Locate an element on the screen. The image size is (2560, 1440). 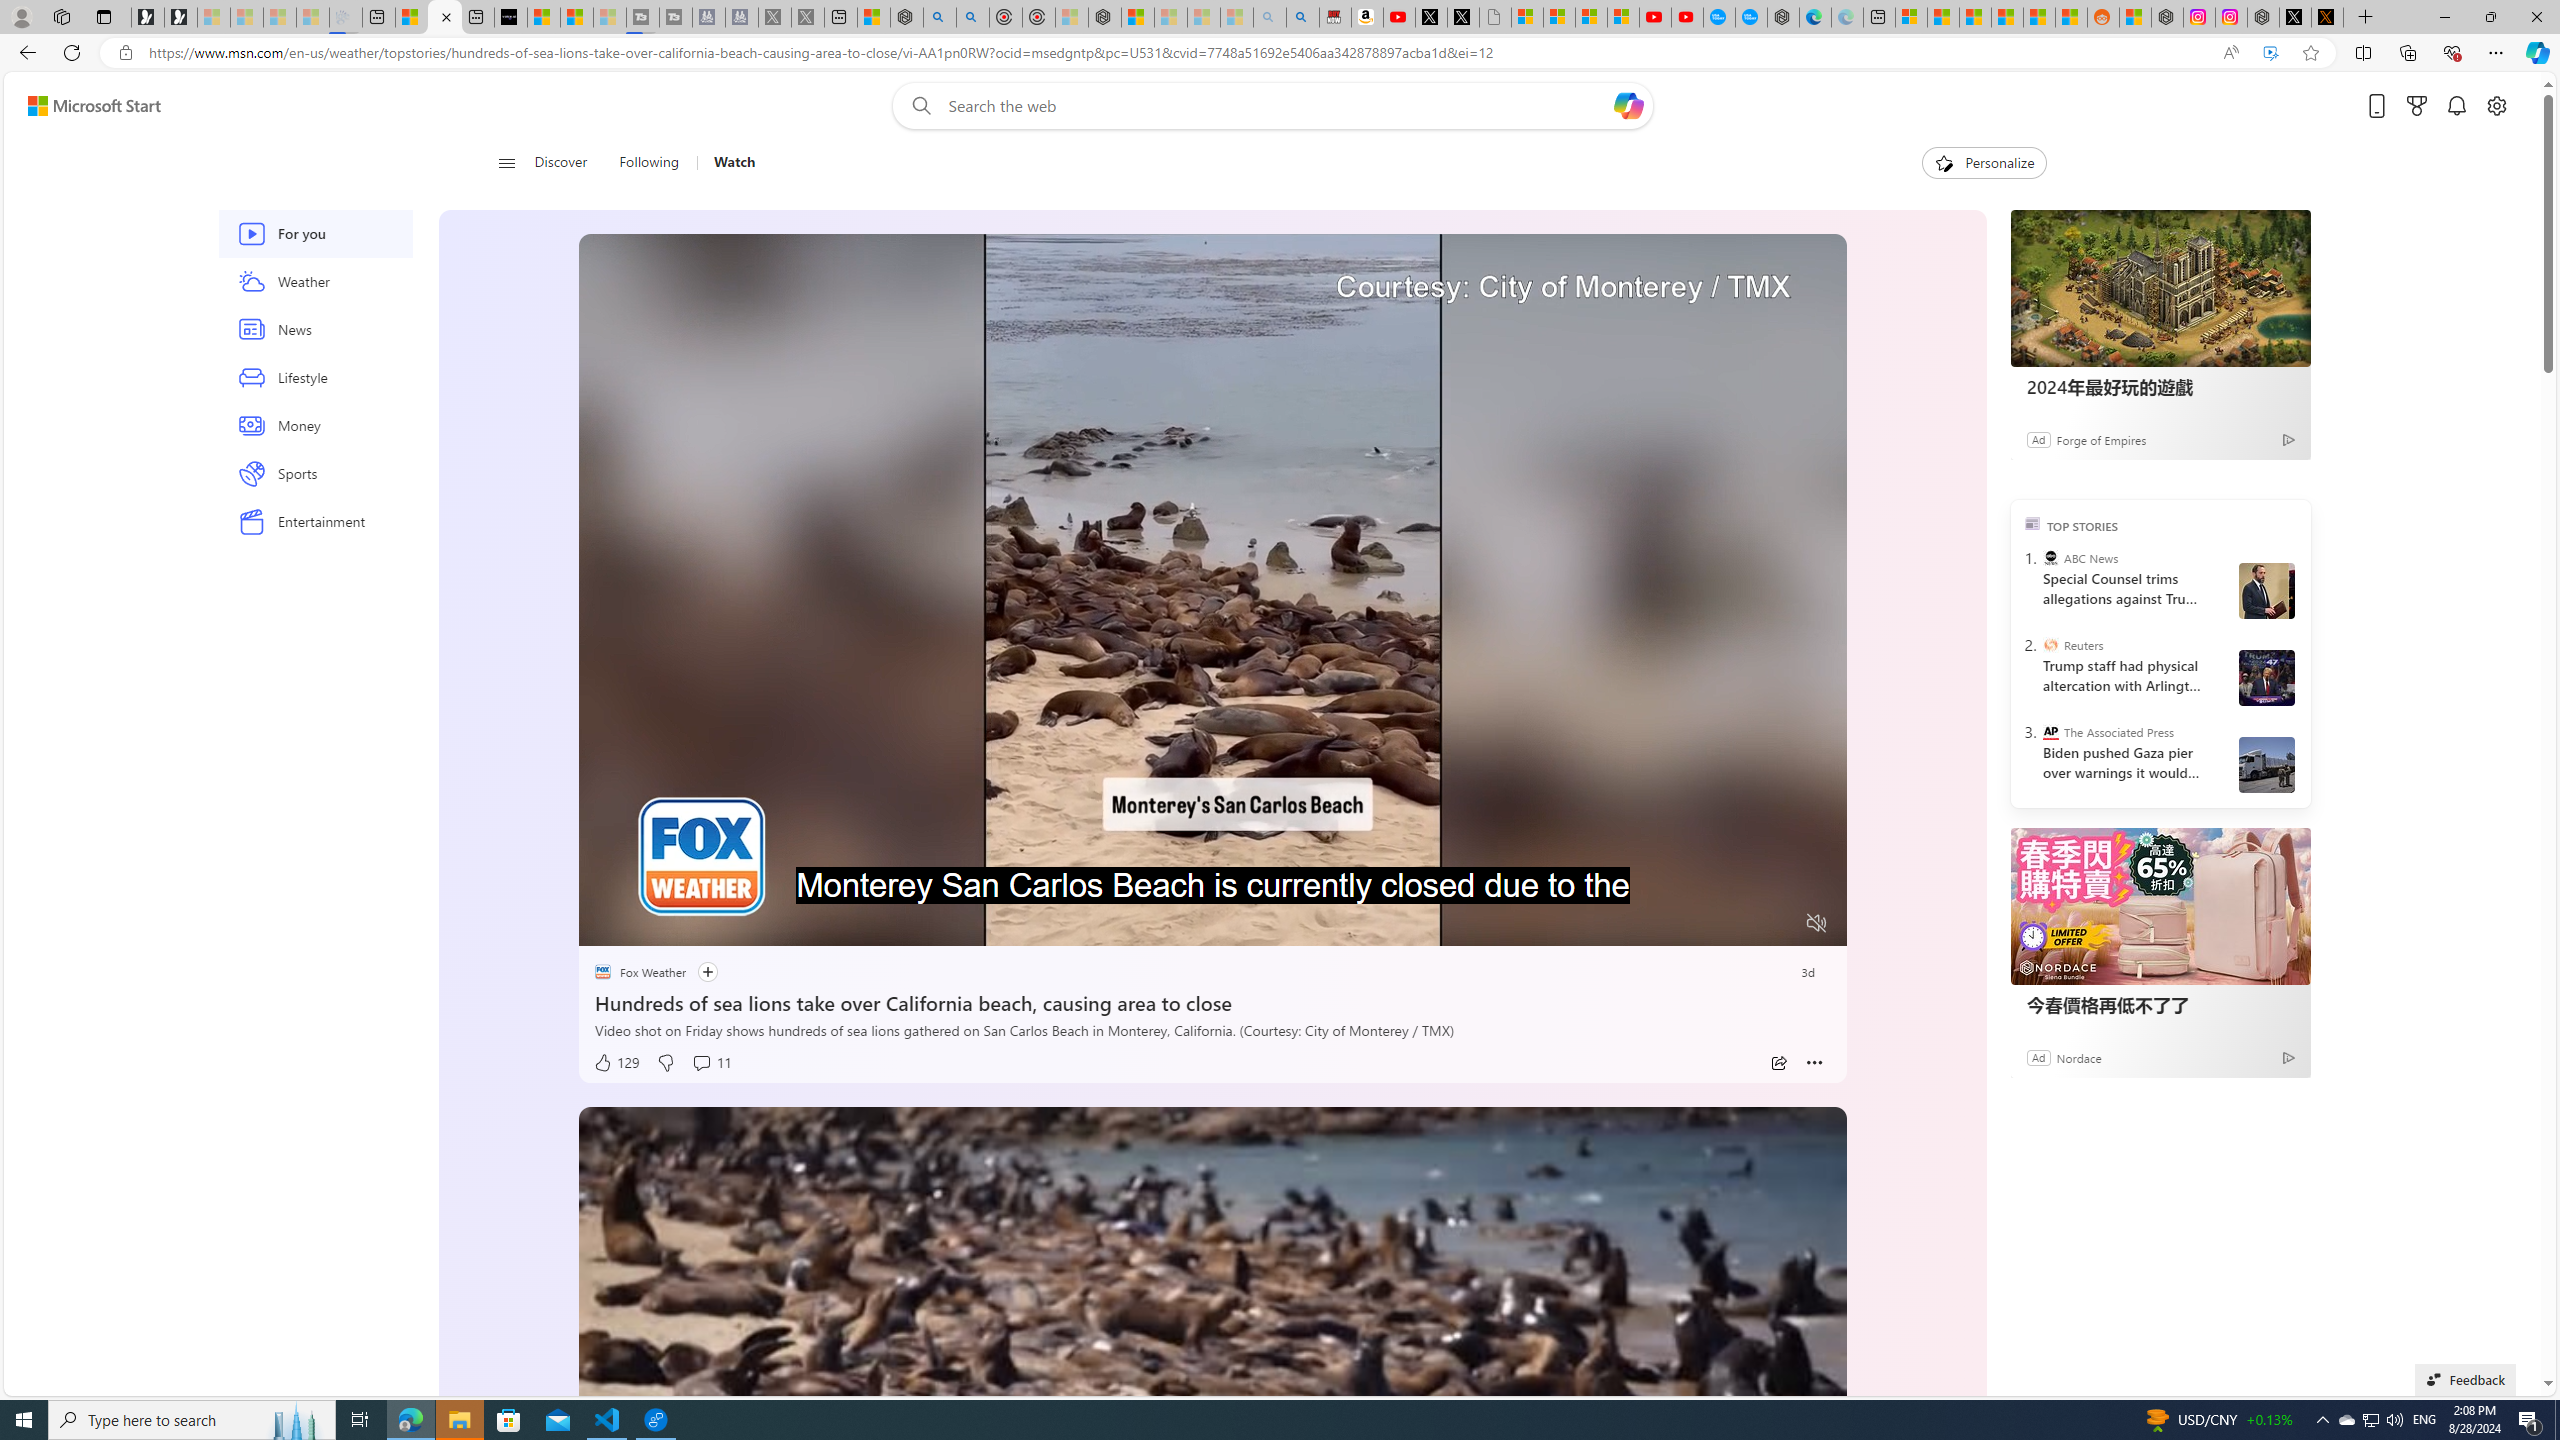
'Unmute' is located at coordinates (1817, 922).